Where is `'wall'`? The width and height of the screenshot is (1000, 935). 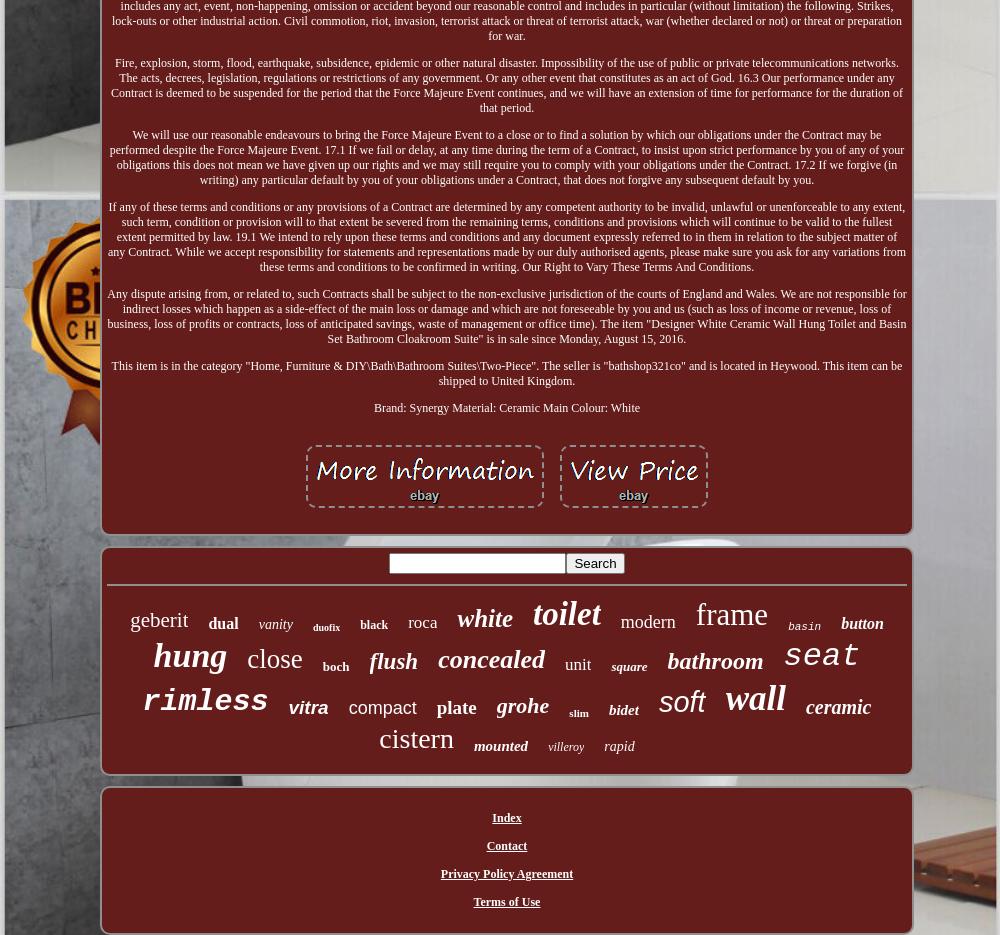 'wall' is located at coordinates (755, 696).